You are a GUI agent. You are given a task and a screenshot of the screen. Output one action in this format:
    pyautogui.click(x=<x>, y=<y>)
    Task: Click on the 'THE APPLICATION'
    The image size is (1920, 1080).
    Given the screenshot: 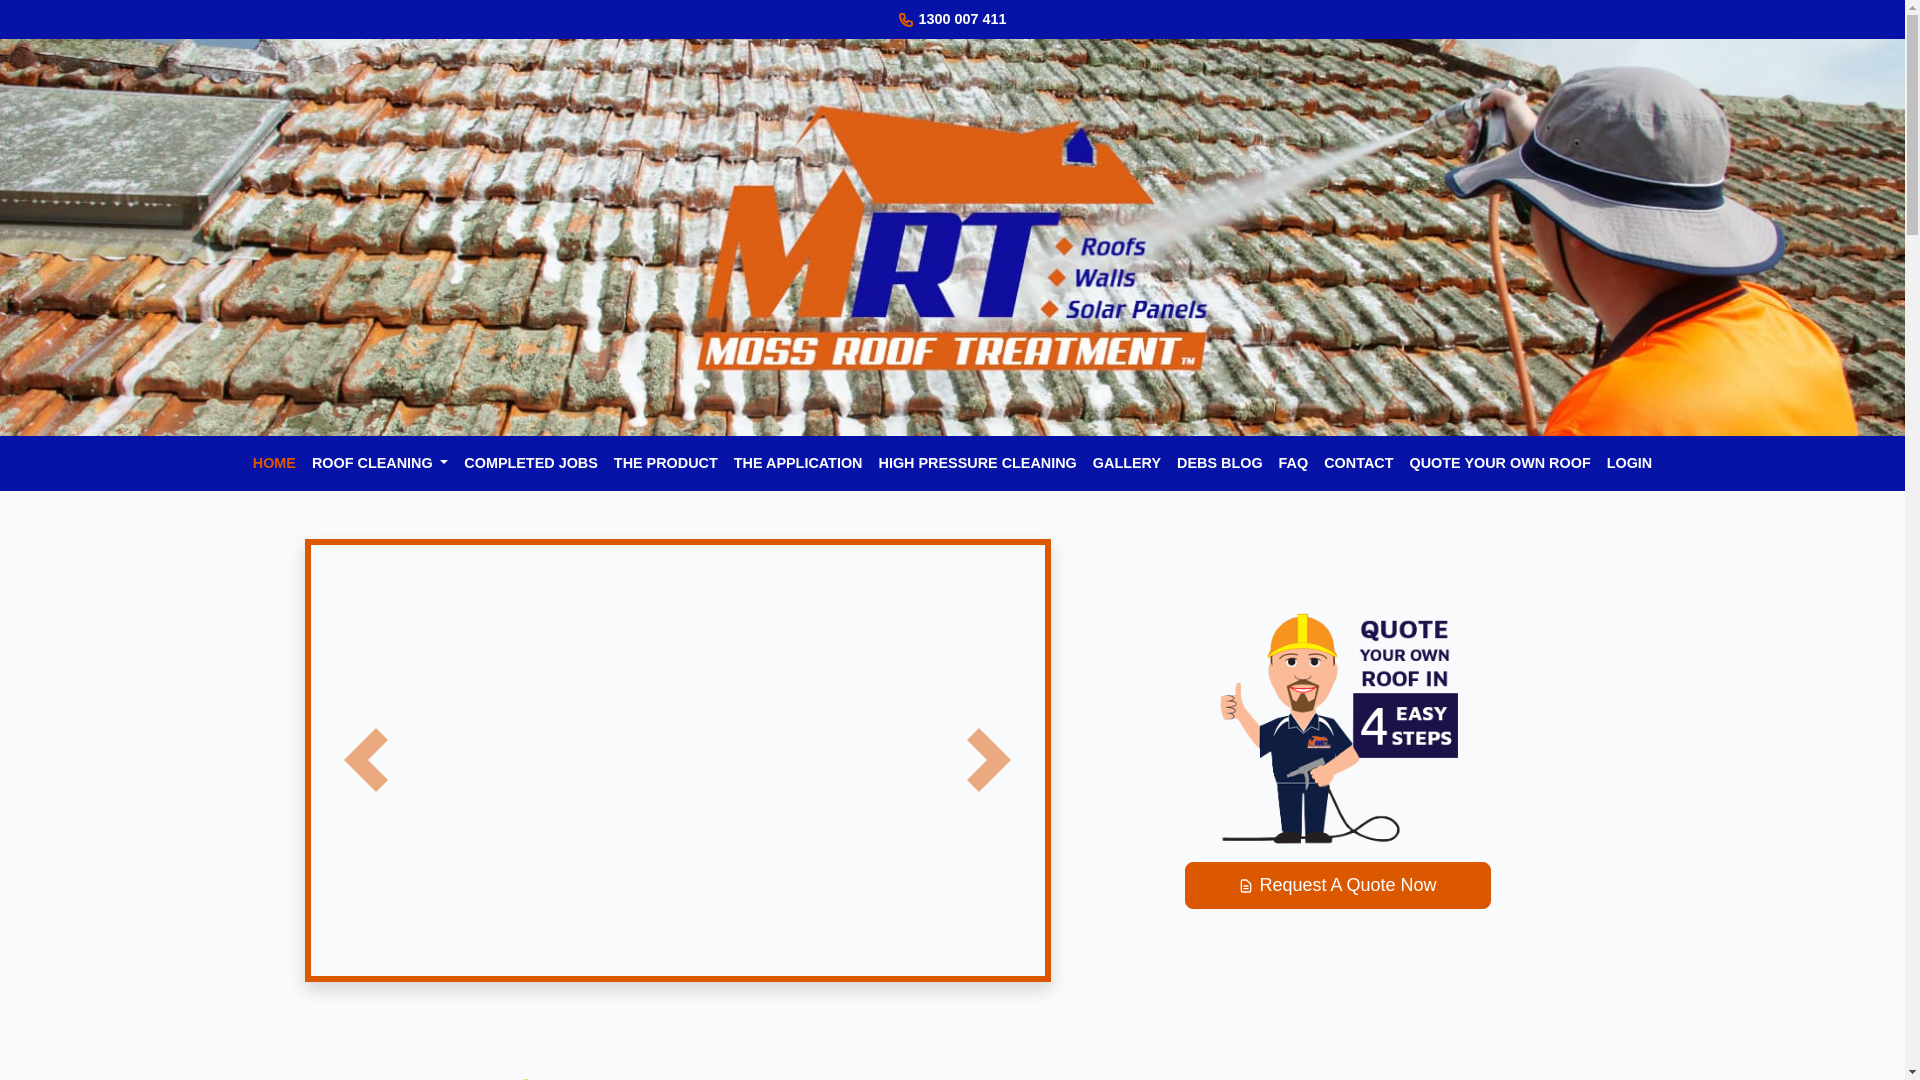 What is the action you would take?
    pyautogui.click(x=797, y=463)
    